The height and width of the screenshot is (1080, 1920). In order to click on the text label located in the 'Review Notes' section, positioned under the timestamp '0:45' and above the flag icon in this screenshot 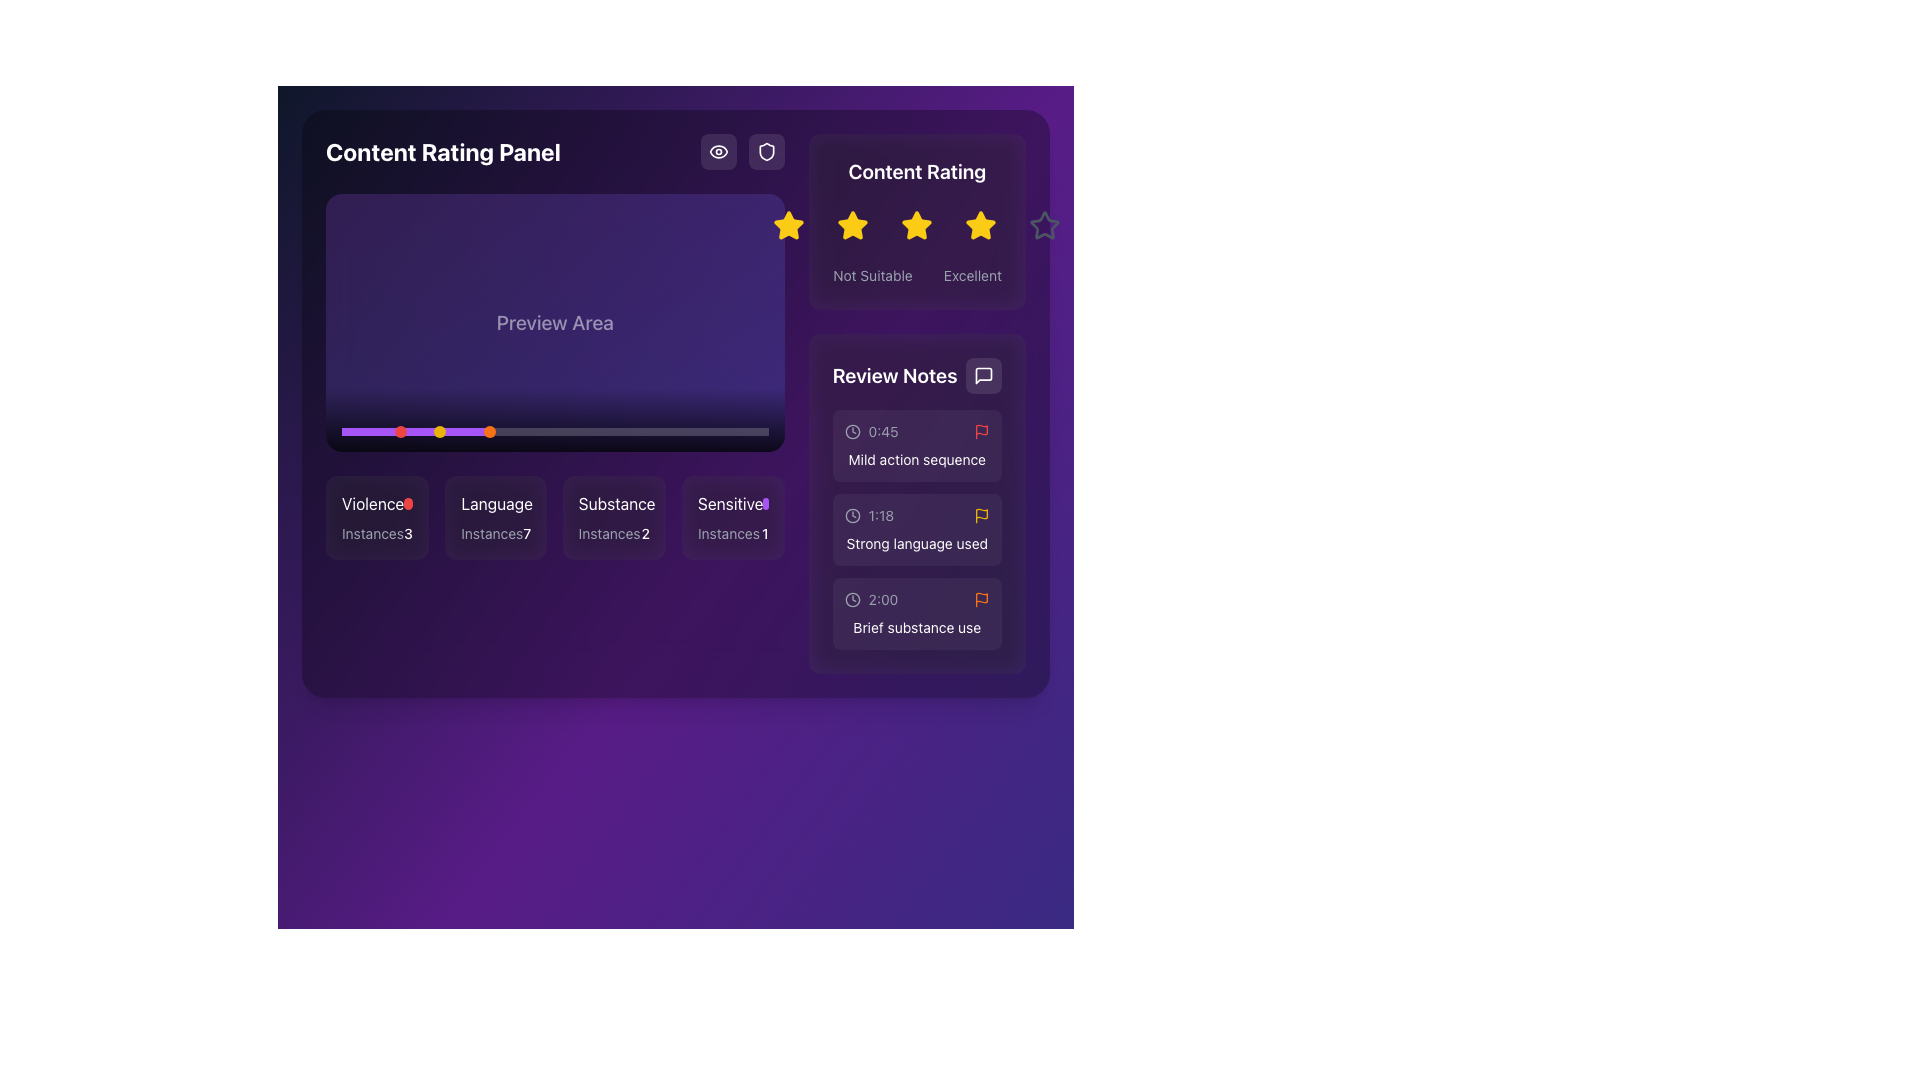, I will do `click(916, 459)`.